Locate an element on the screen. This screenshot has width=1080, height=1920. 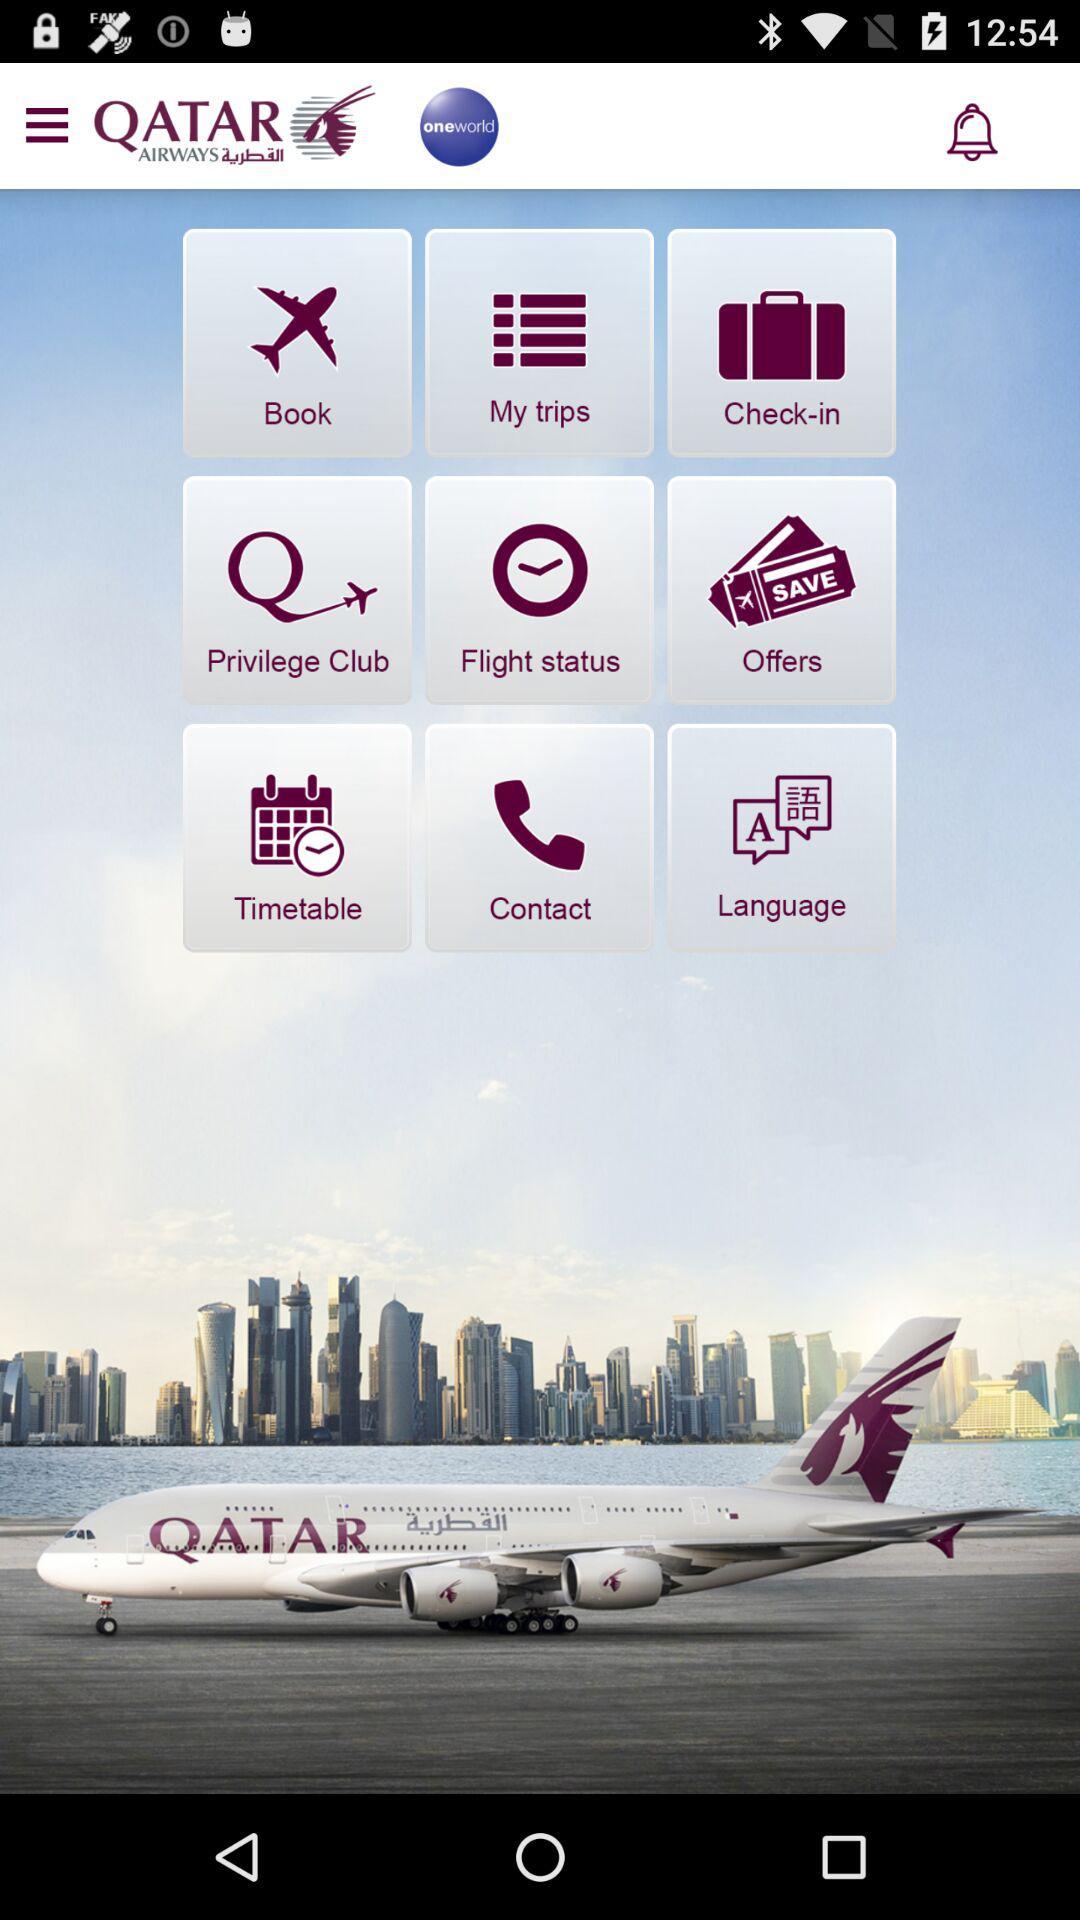
book flight is located at coordinates (297, 343).